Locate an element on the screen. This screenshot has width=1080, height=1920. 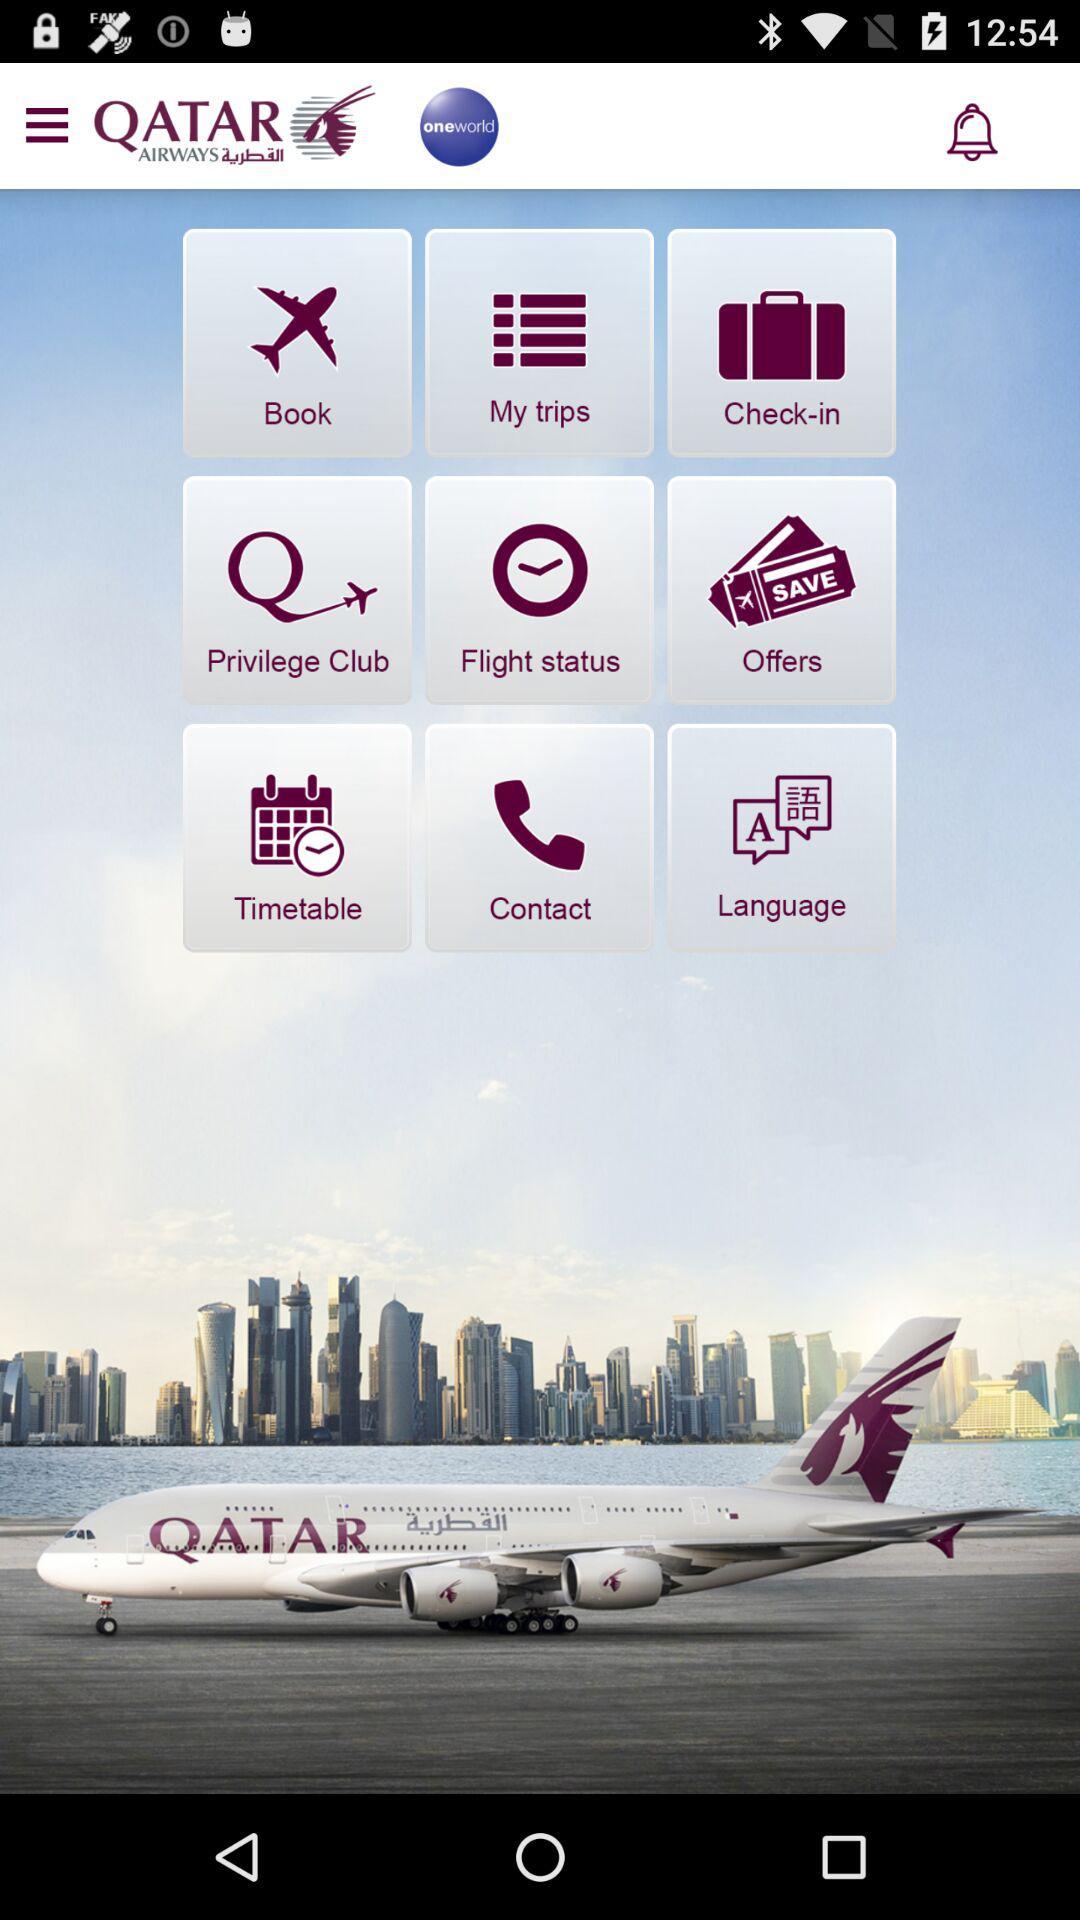
book flight is located at coordinates (297, 343).